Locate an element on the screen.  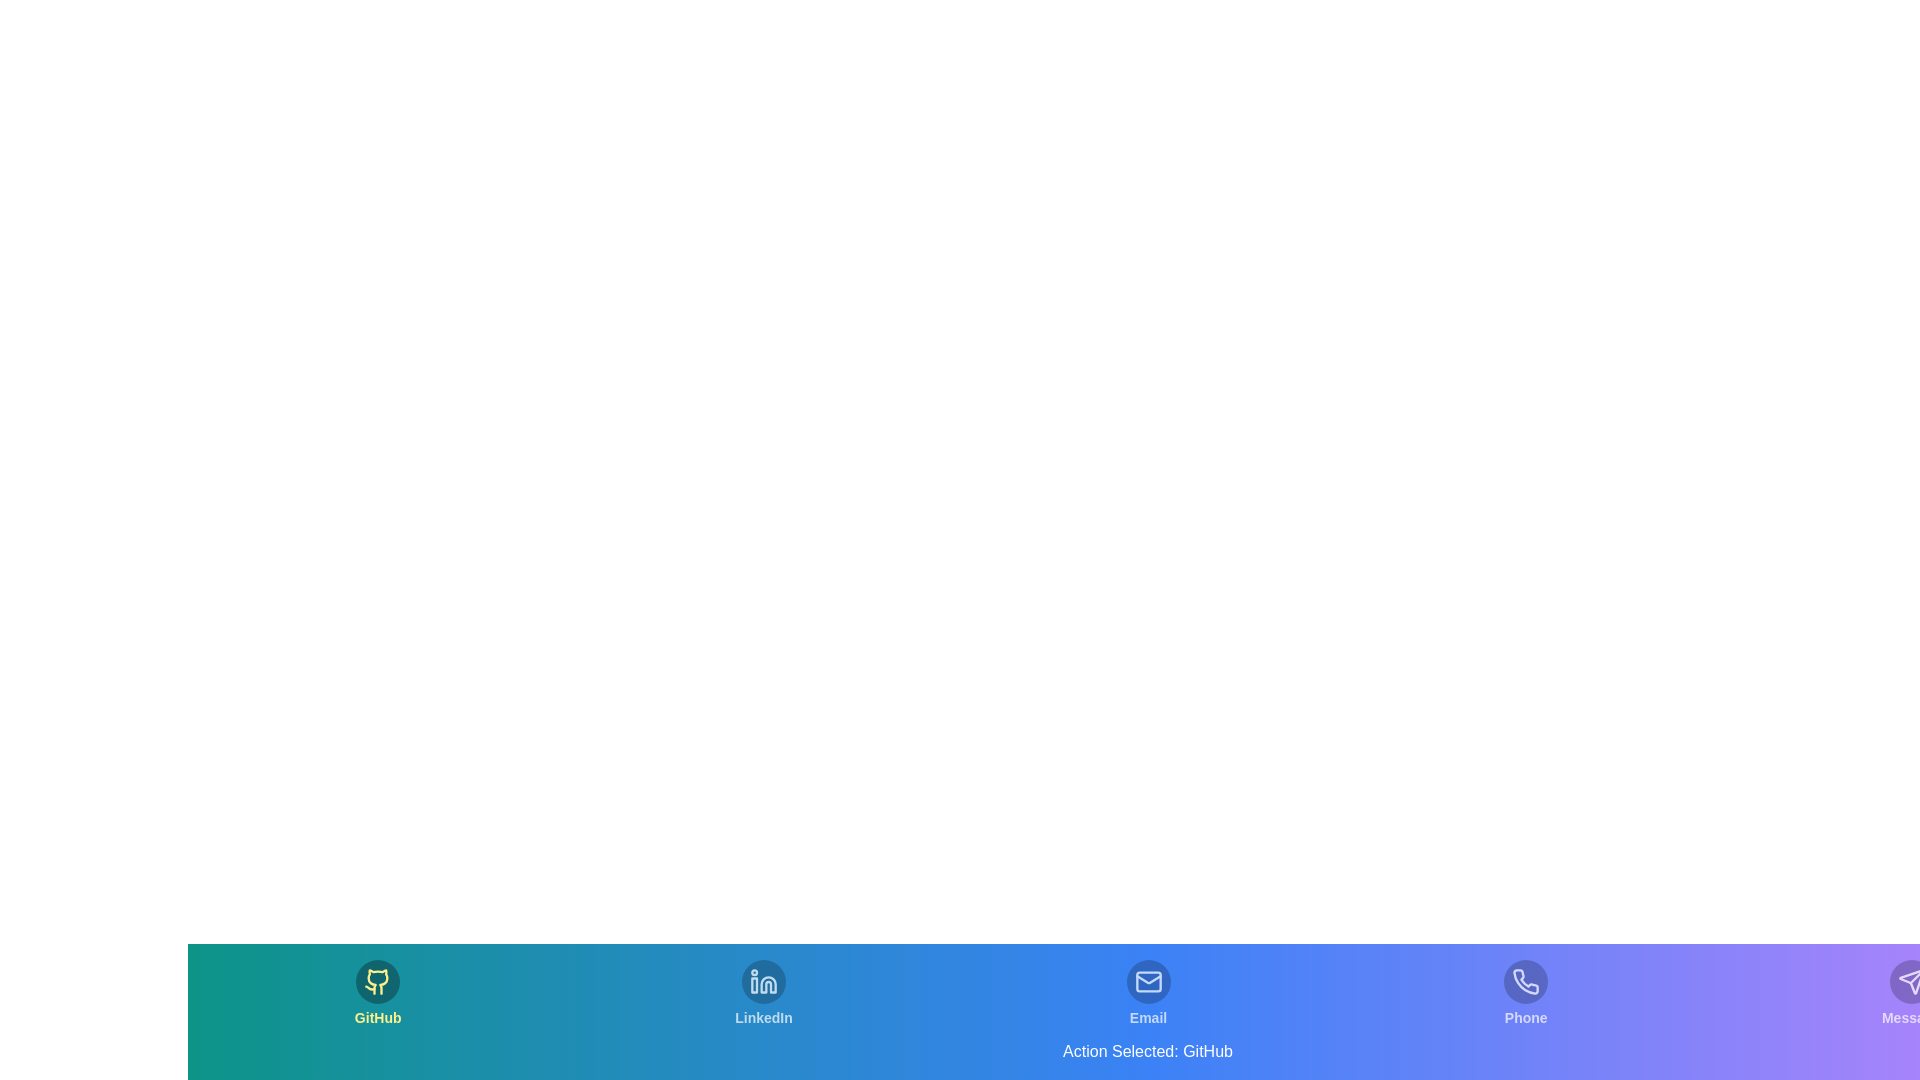
the tab corresponding to GitHub to observe the action text update is located at coordinates (378, 994).